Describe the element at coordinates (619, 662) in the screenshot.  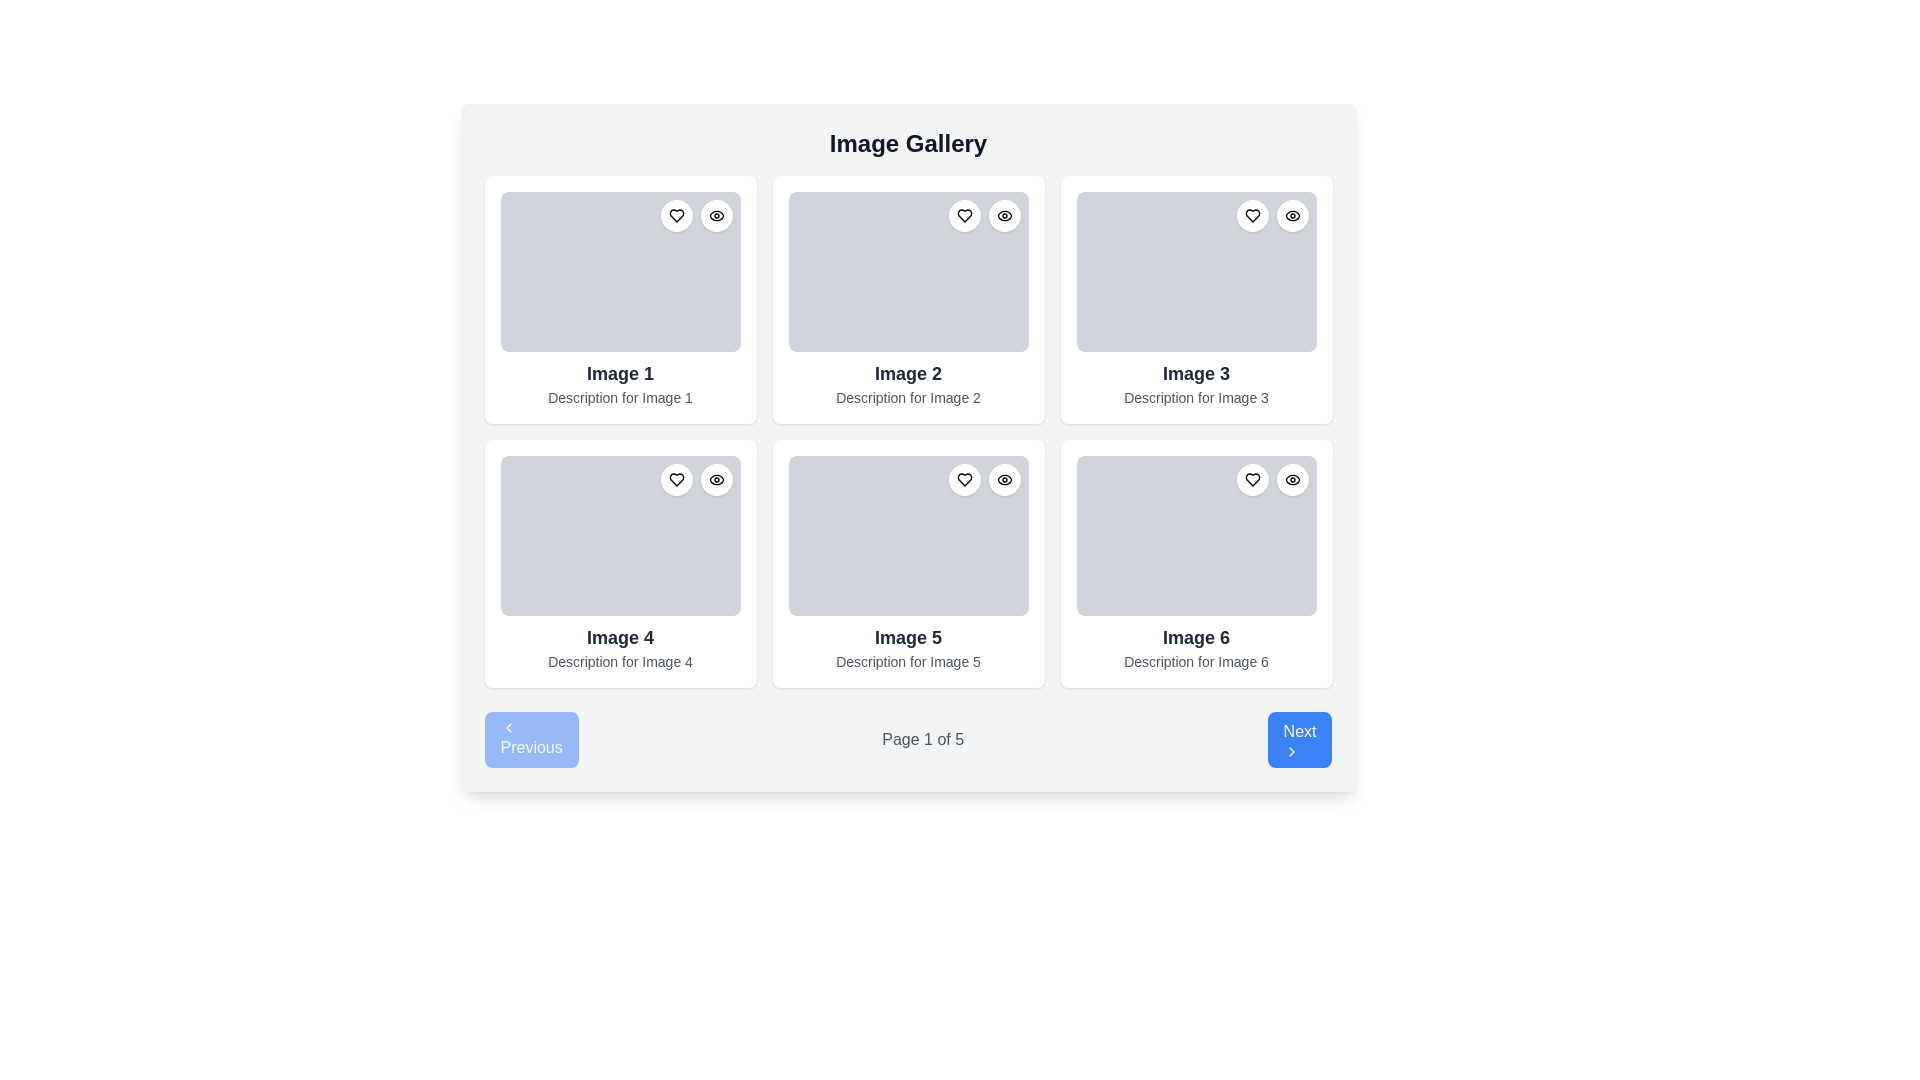
I see `the static text label providing a description for 'Image 4', located beneath the title in the fourth item of a 3x2 grid layout` at that location.